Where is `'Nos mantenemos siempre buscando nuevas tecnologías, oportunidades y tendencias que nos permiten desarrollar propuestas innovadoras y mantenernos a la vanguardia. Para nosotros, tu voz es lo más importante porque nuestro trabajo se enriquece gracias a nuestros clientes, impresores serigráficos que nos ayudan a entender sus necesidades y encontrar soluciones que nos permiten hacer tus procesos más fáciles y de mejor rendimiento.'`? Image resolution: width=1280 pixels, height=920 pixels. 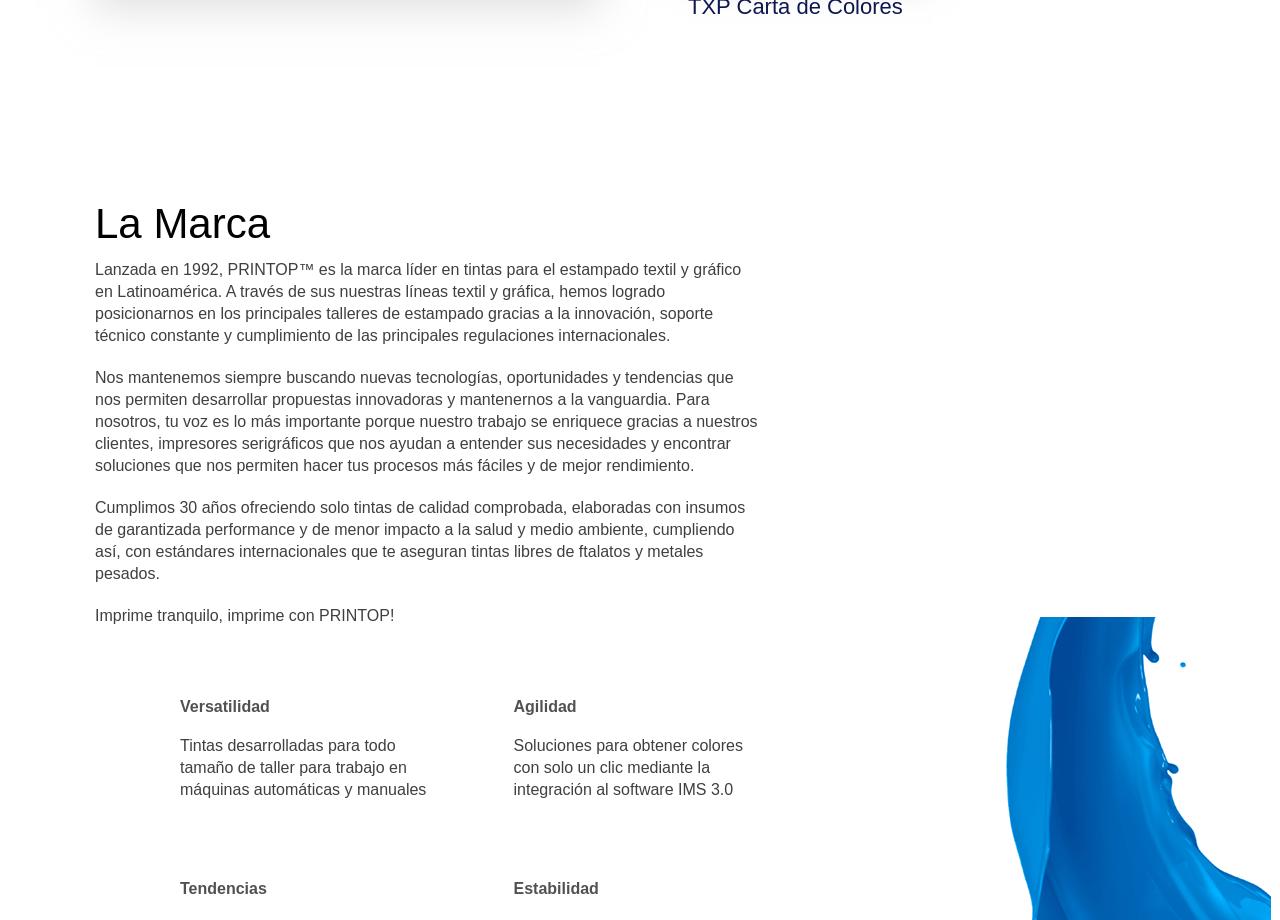
'Nos mantenemos siempre buscando nuevas tecnologías, oportunidades y tendencias que nos permiten desarrollar propuestas innovadoras y mantenernos a la vanguardia. Para nosotros, tu voz es lo más importante porque nuestro trabajo se enriquece gracias a nuestros clientes, impresores serigráficos que nos ayudan a entender sus necesidades y encontrar soluciones que nos permiten hacer tus procesos más fáciles y de mejor rendimiento.' is located at coordinates (93, 420).